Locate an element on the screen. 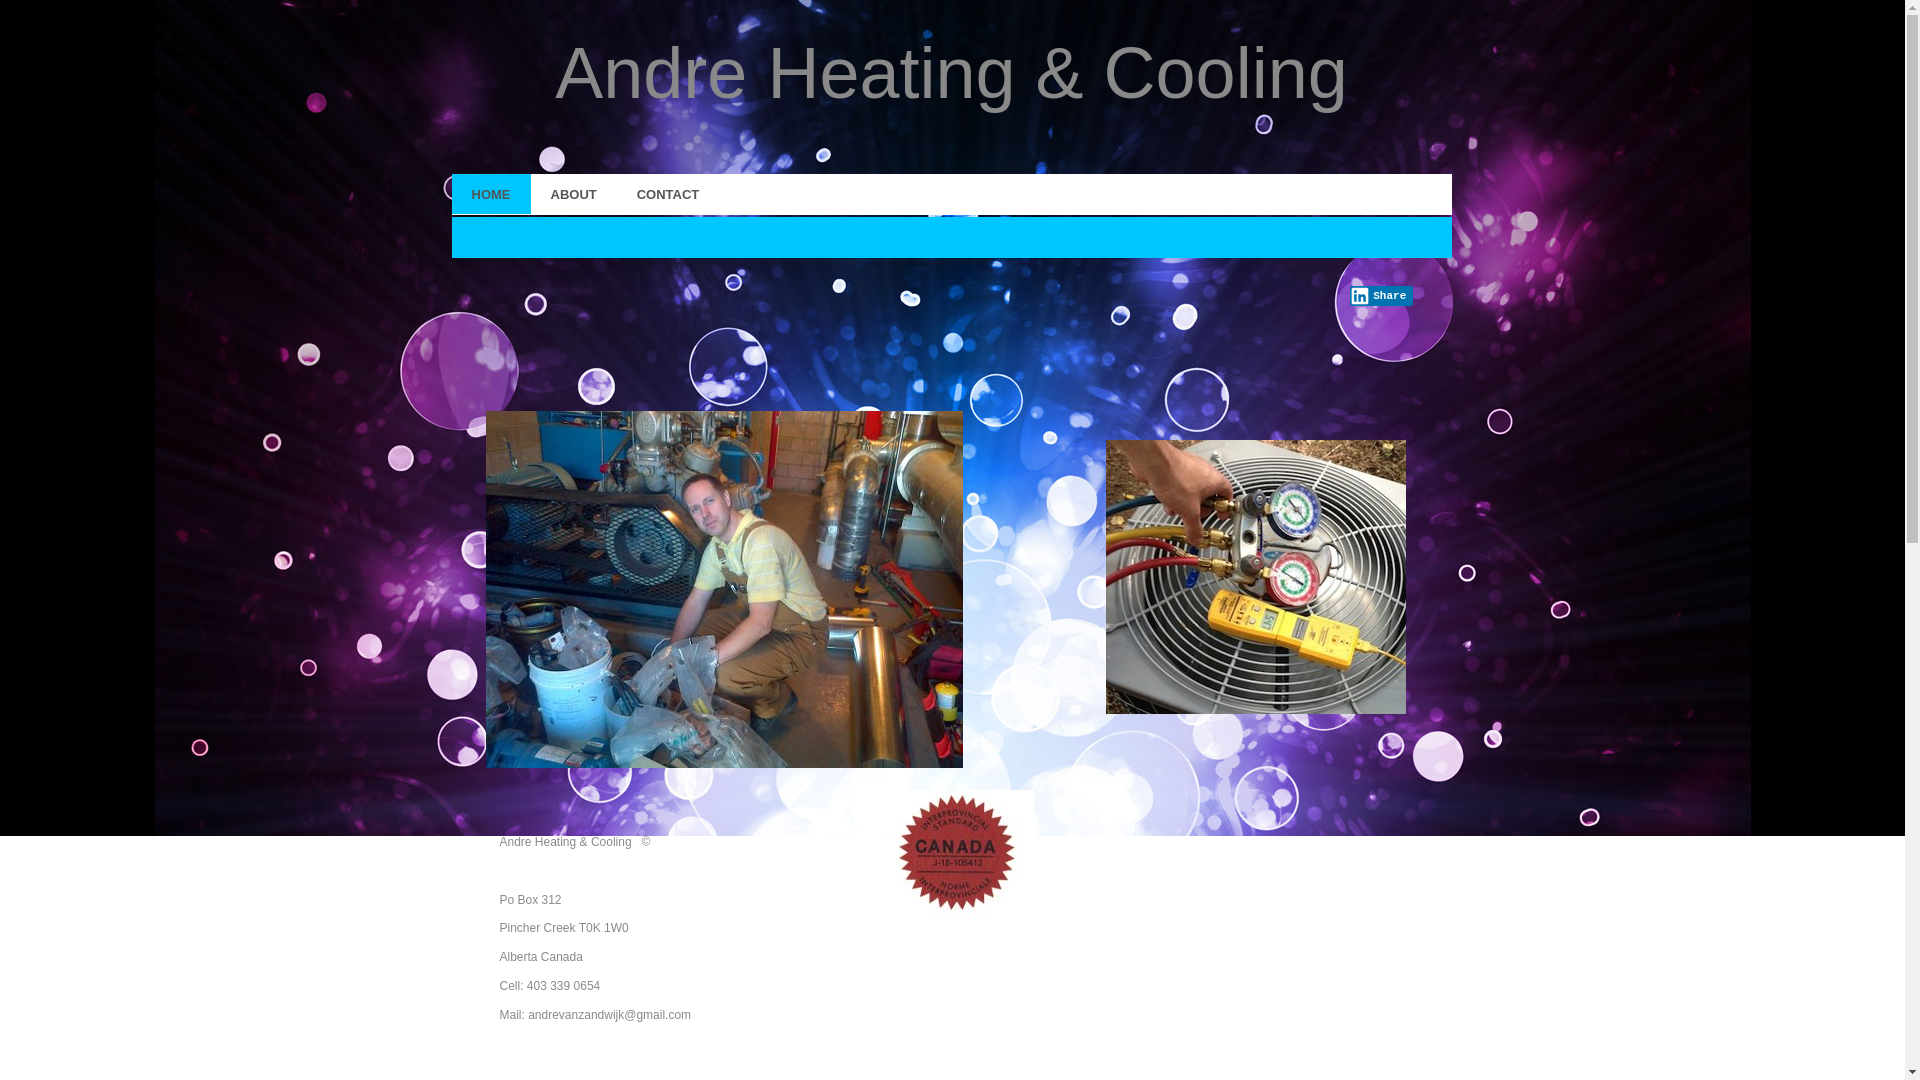  'ABOUT' is located at coordinates (571, 193).